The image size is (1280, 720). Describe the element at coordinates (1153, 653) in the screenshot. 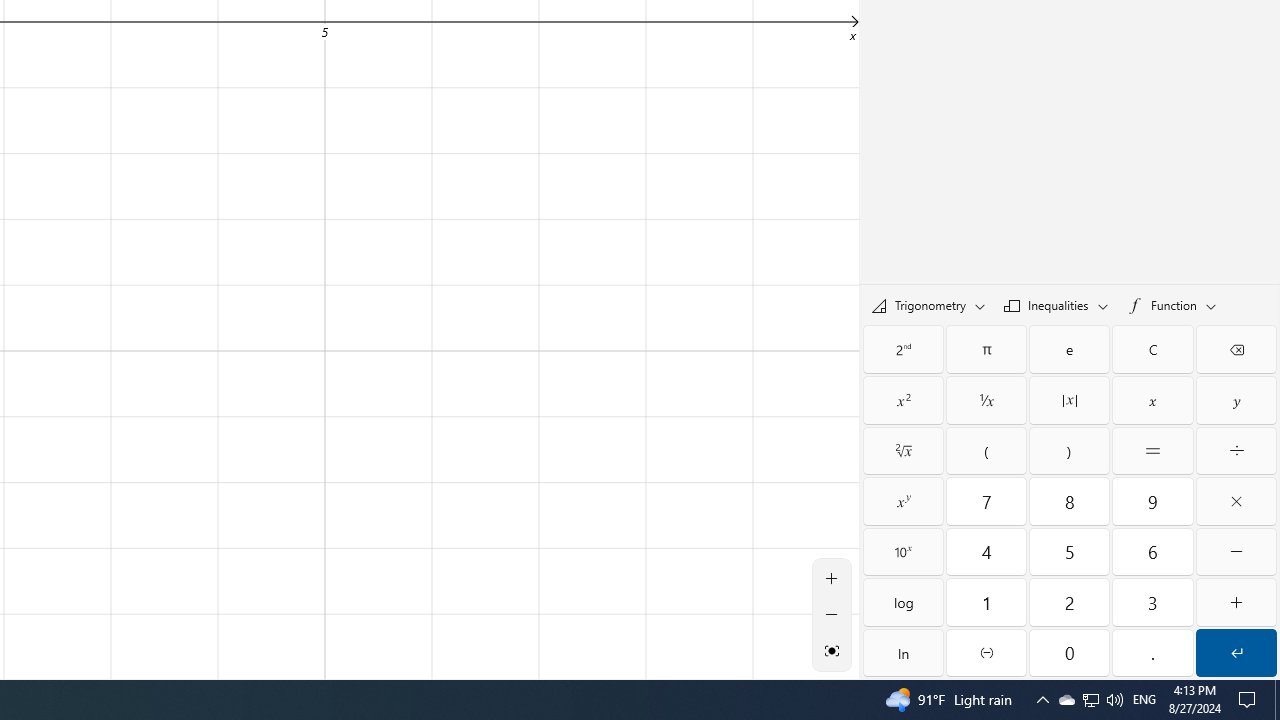

I see `'Decimal separator'` at that location.